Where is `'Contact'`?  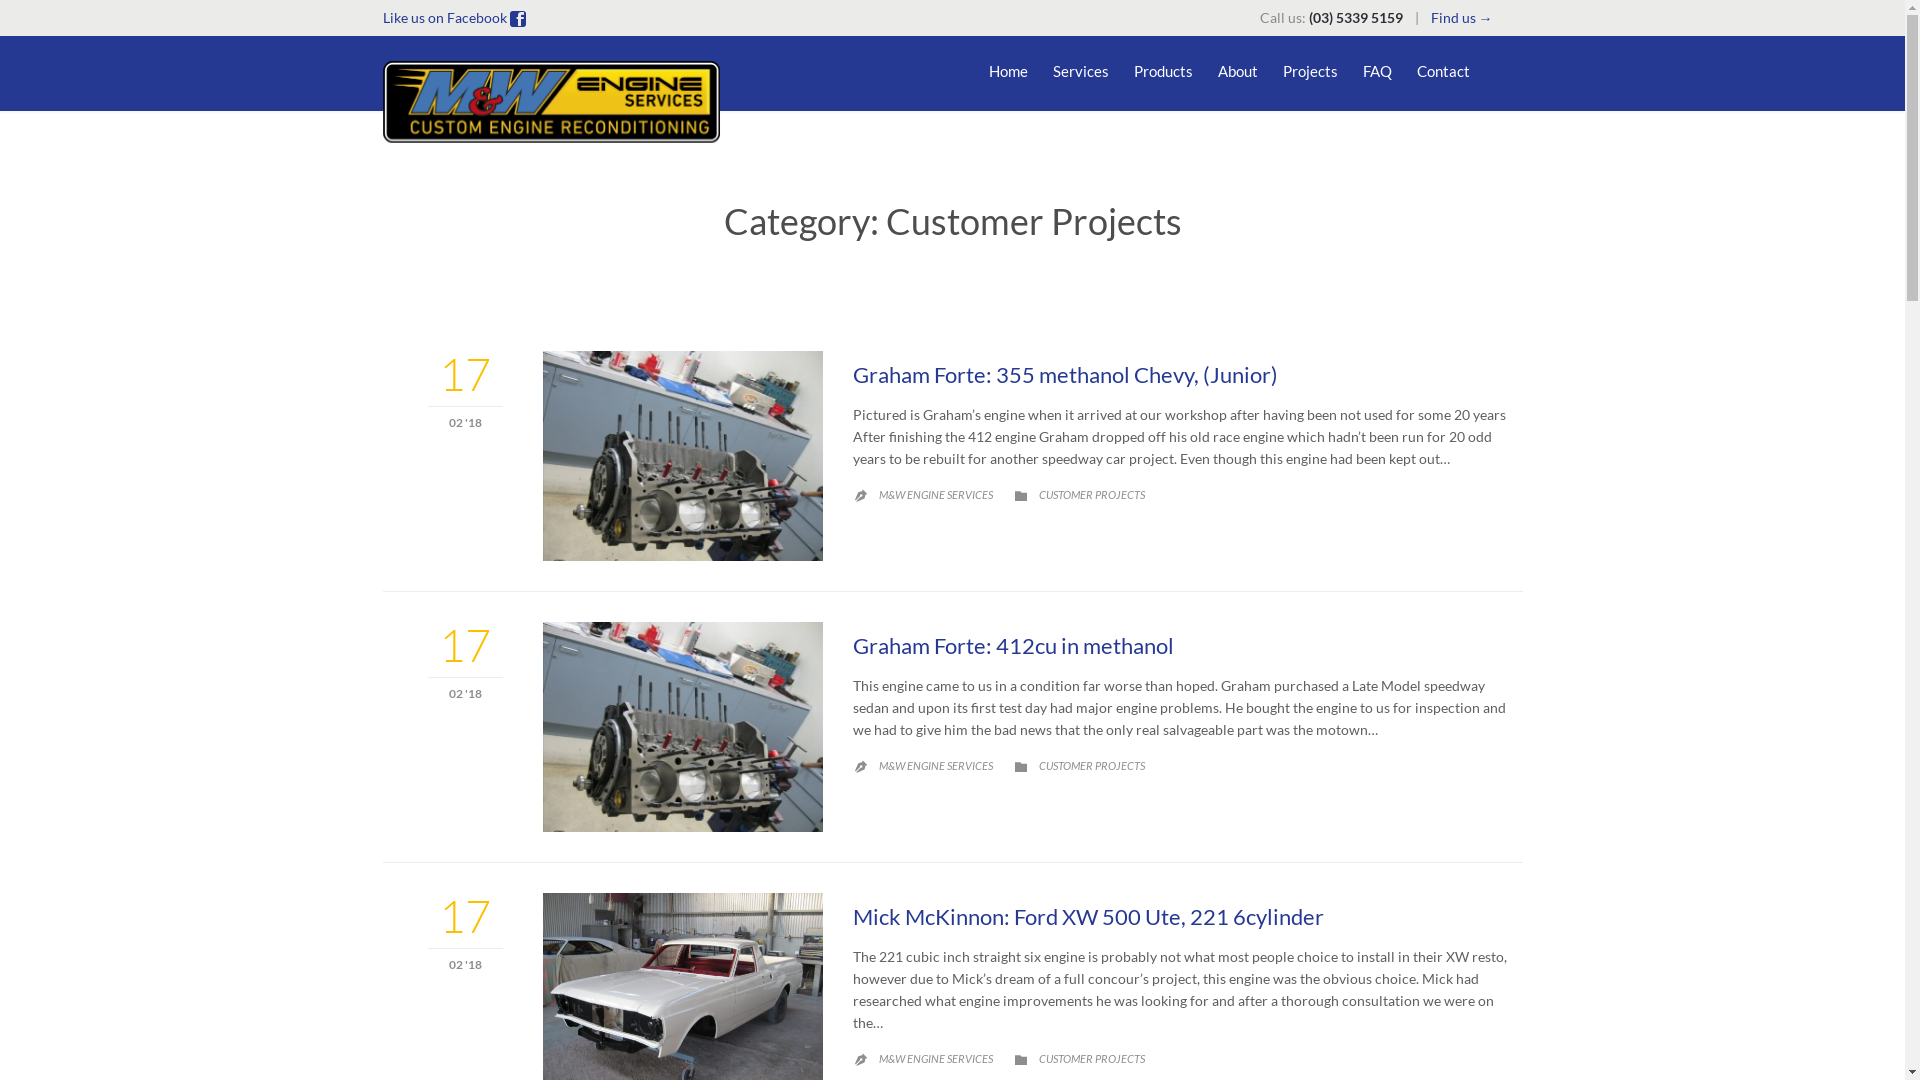
'Contact' is located at coordinates (1415, 72).